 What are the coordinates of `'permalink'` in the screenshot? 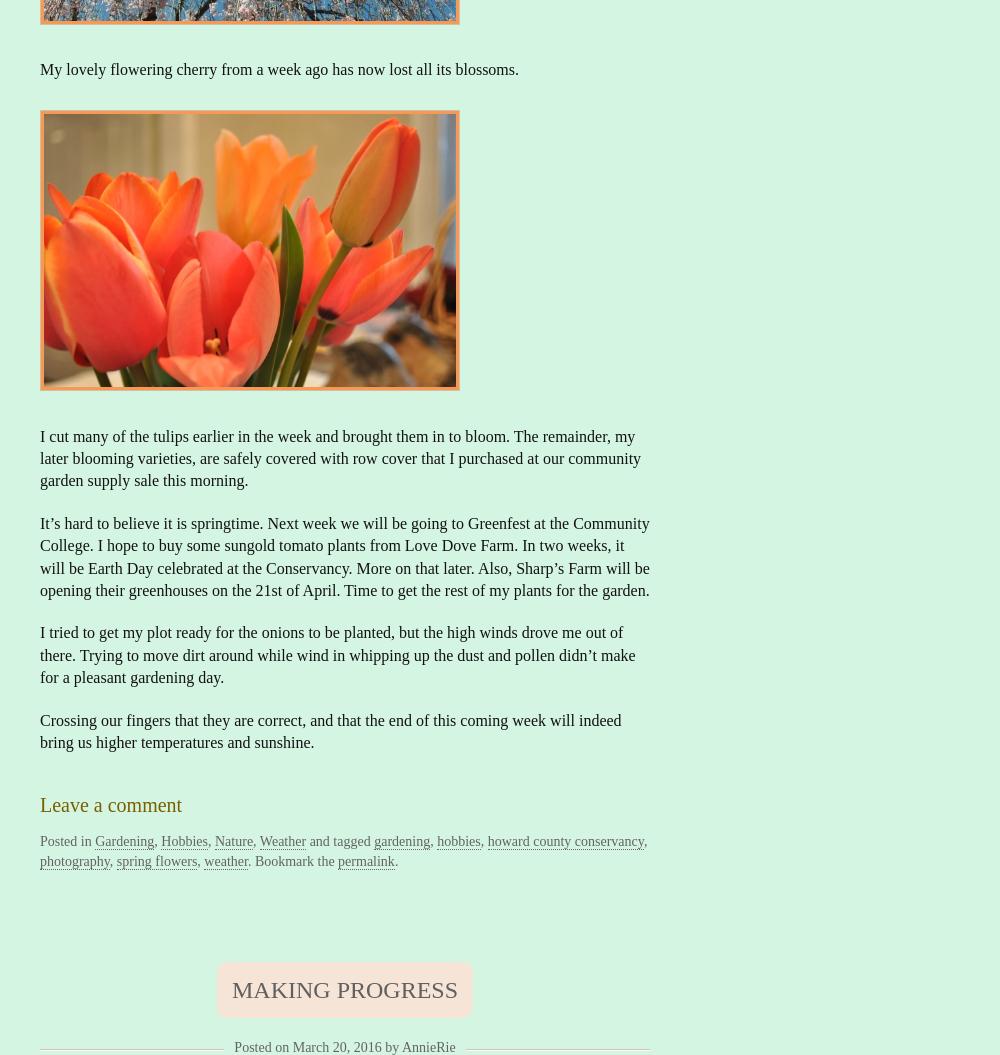 It's located at (337, 860).